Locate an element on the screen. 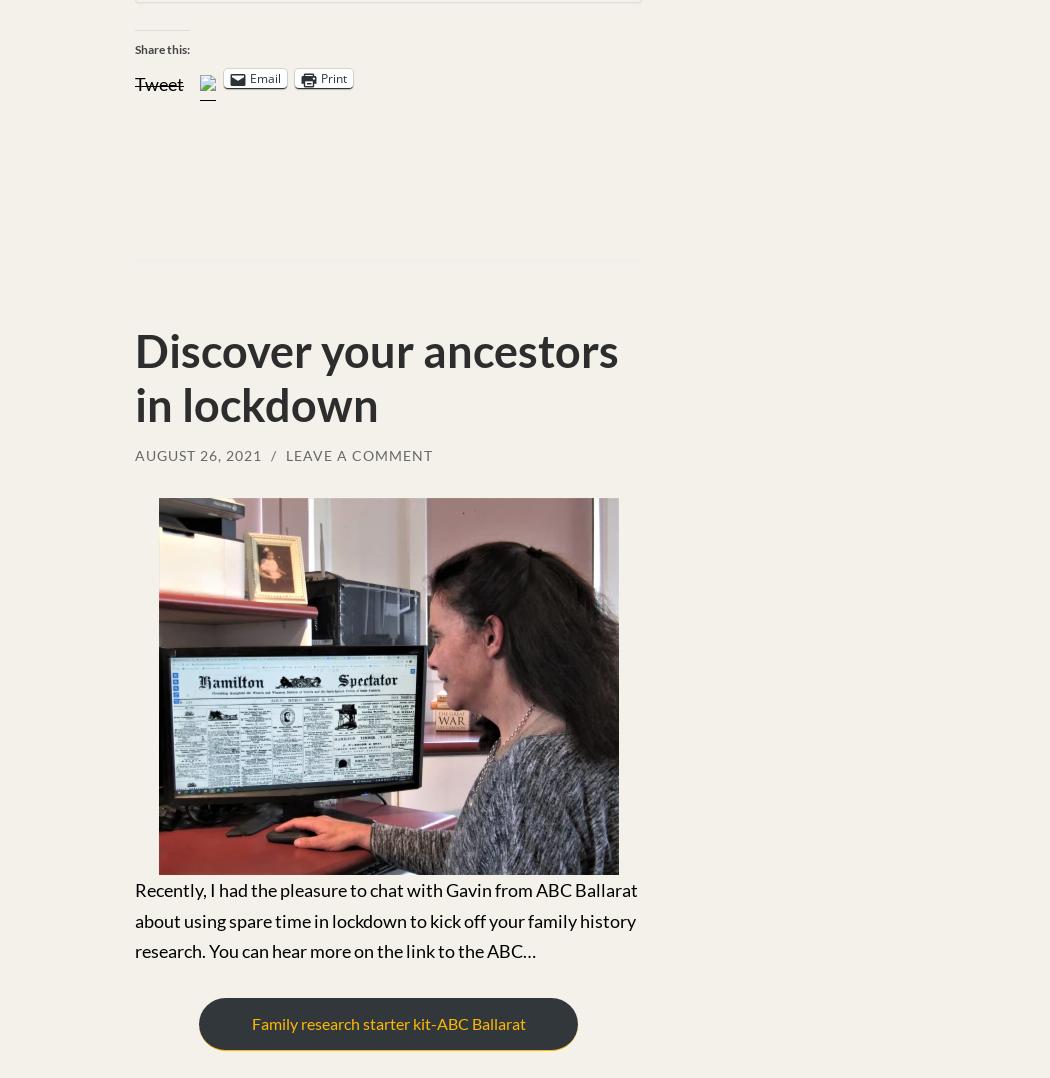  'Share this:' is located at coordinates (162, 48).